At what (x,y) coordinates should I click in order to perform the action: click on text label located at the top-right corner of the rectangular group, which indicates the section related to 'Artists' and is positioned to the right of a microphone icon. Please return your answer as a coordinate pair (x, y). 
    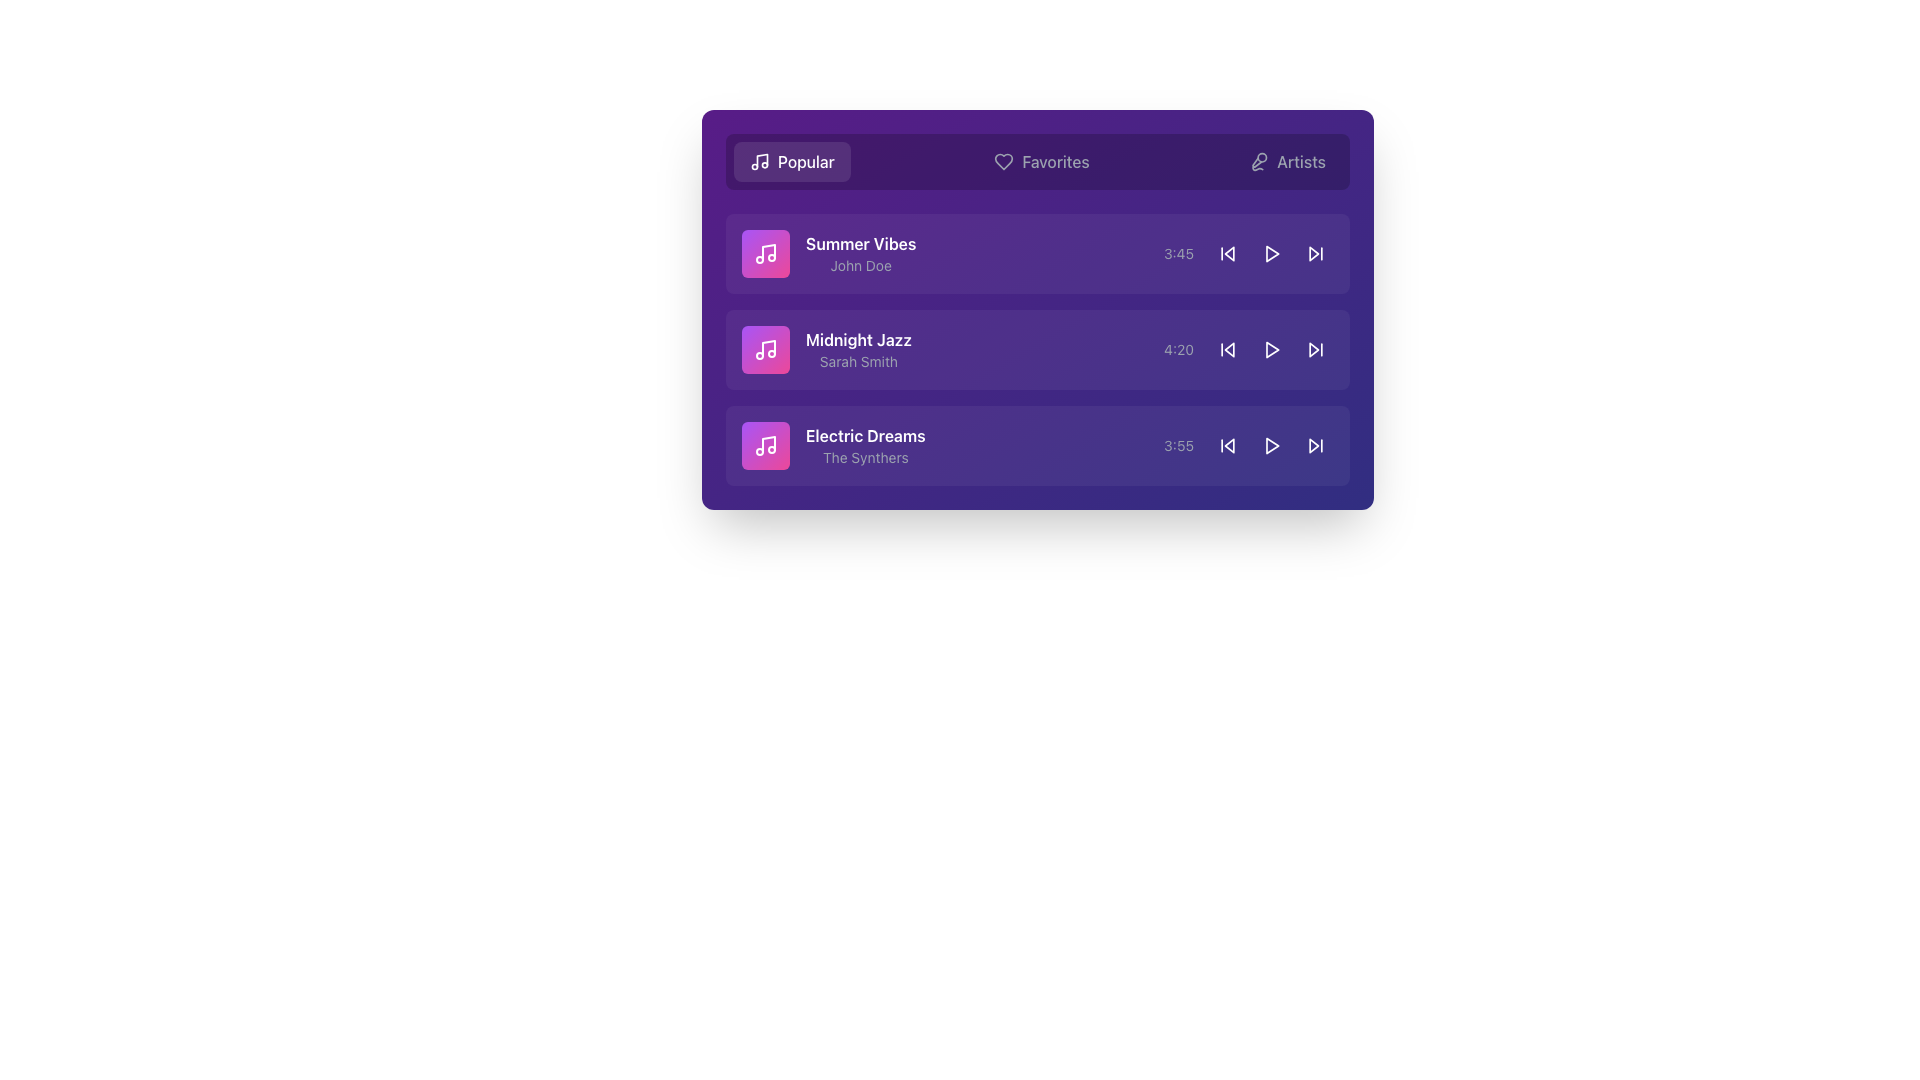
    Looking at the image, I should click on (1301, 161).